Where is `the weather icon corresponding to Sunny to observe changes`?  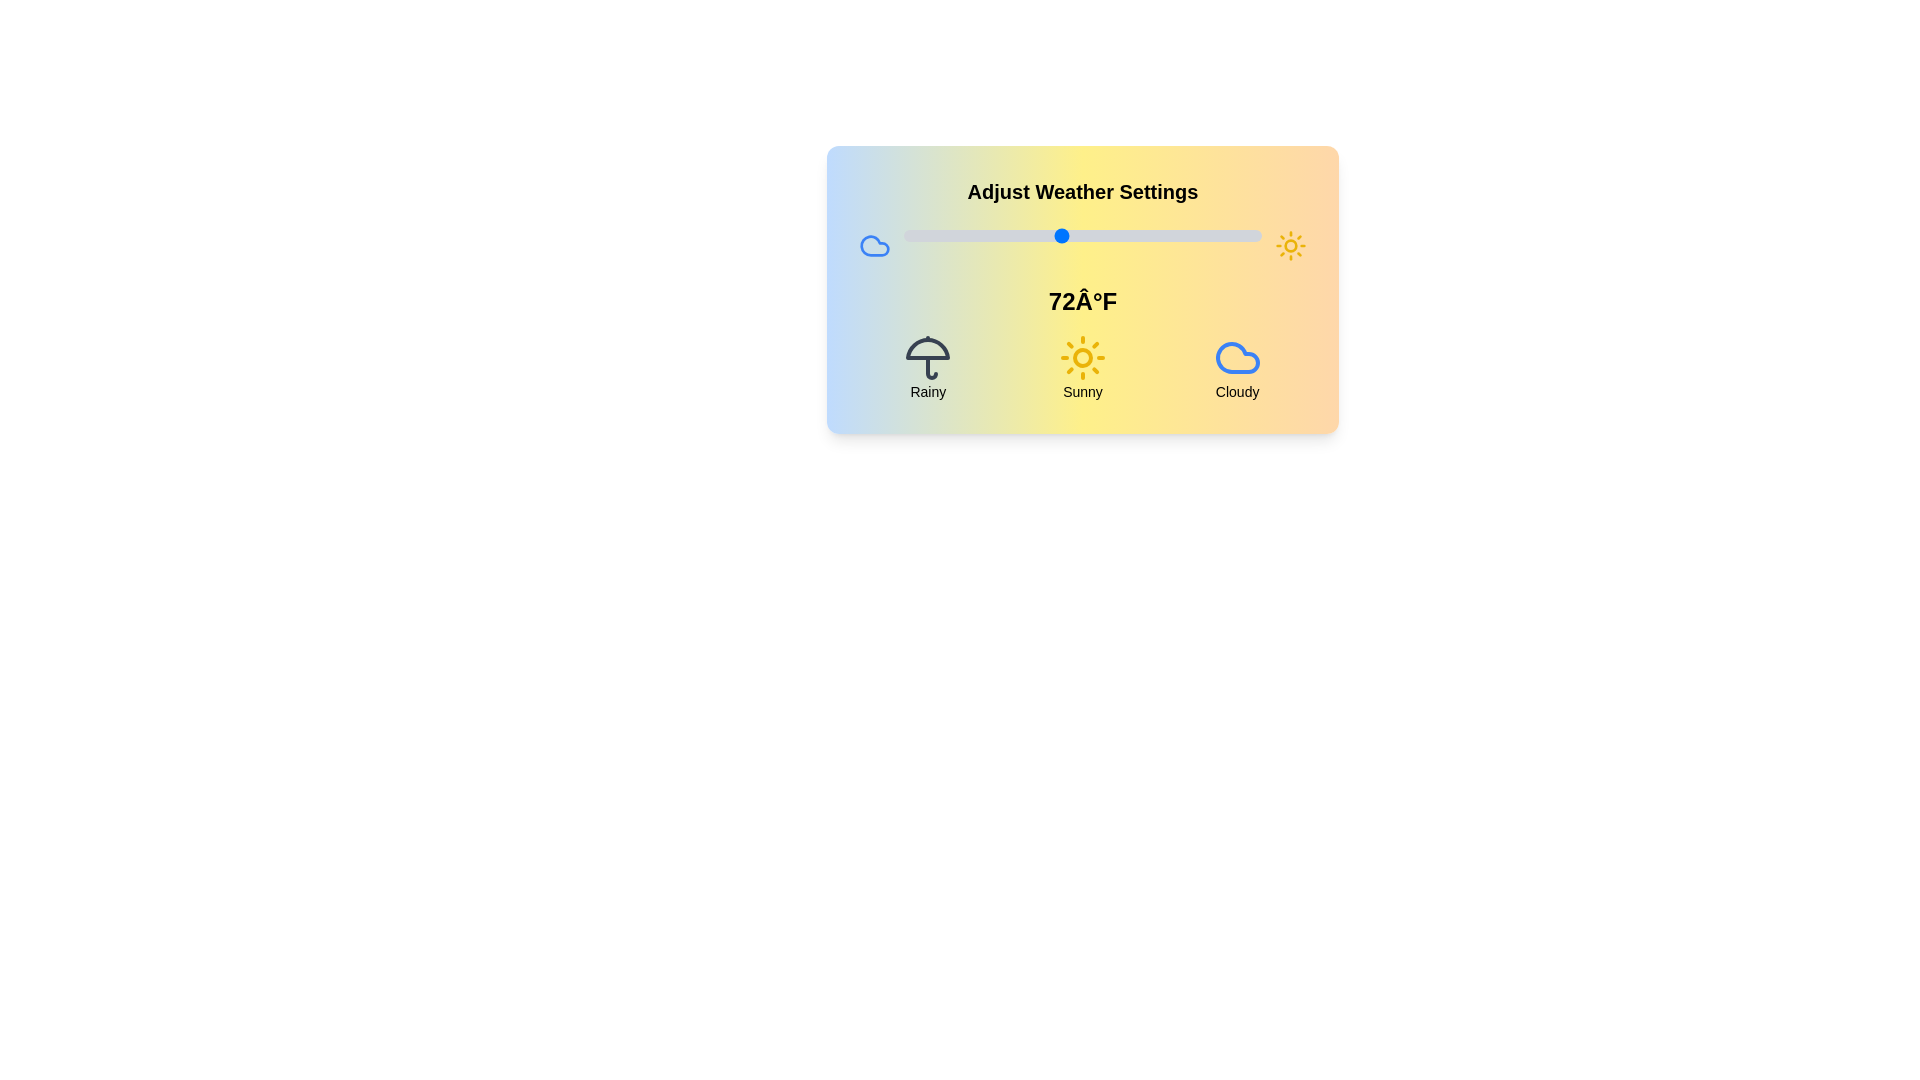
the weather icon corresponding to Sunny to observe changes is located at coordinates (1082, 367).